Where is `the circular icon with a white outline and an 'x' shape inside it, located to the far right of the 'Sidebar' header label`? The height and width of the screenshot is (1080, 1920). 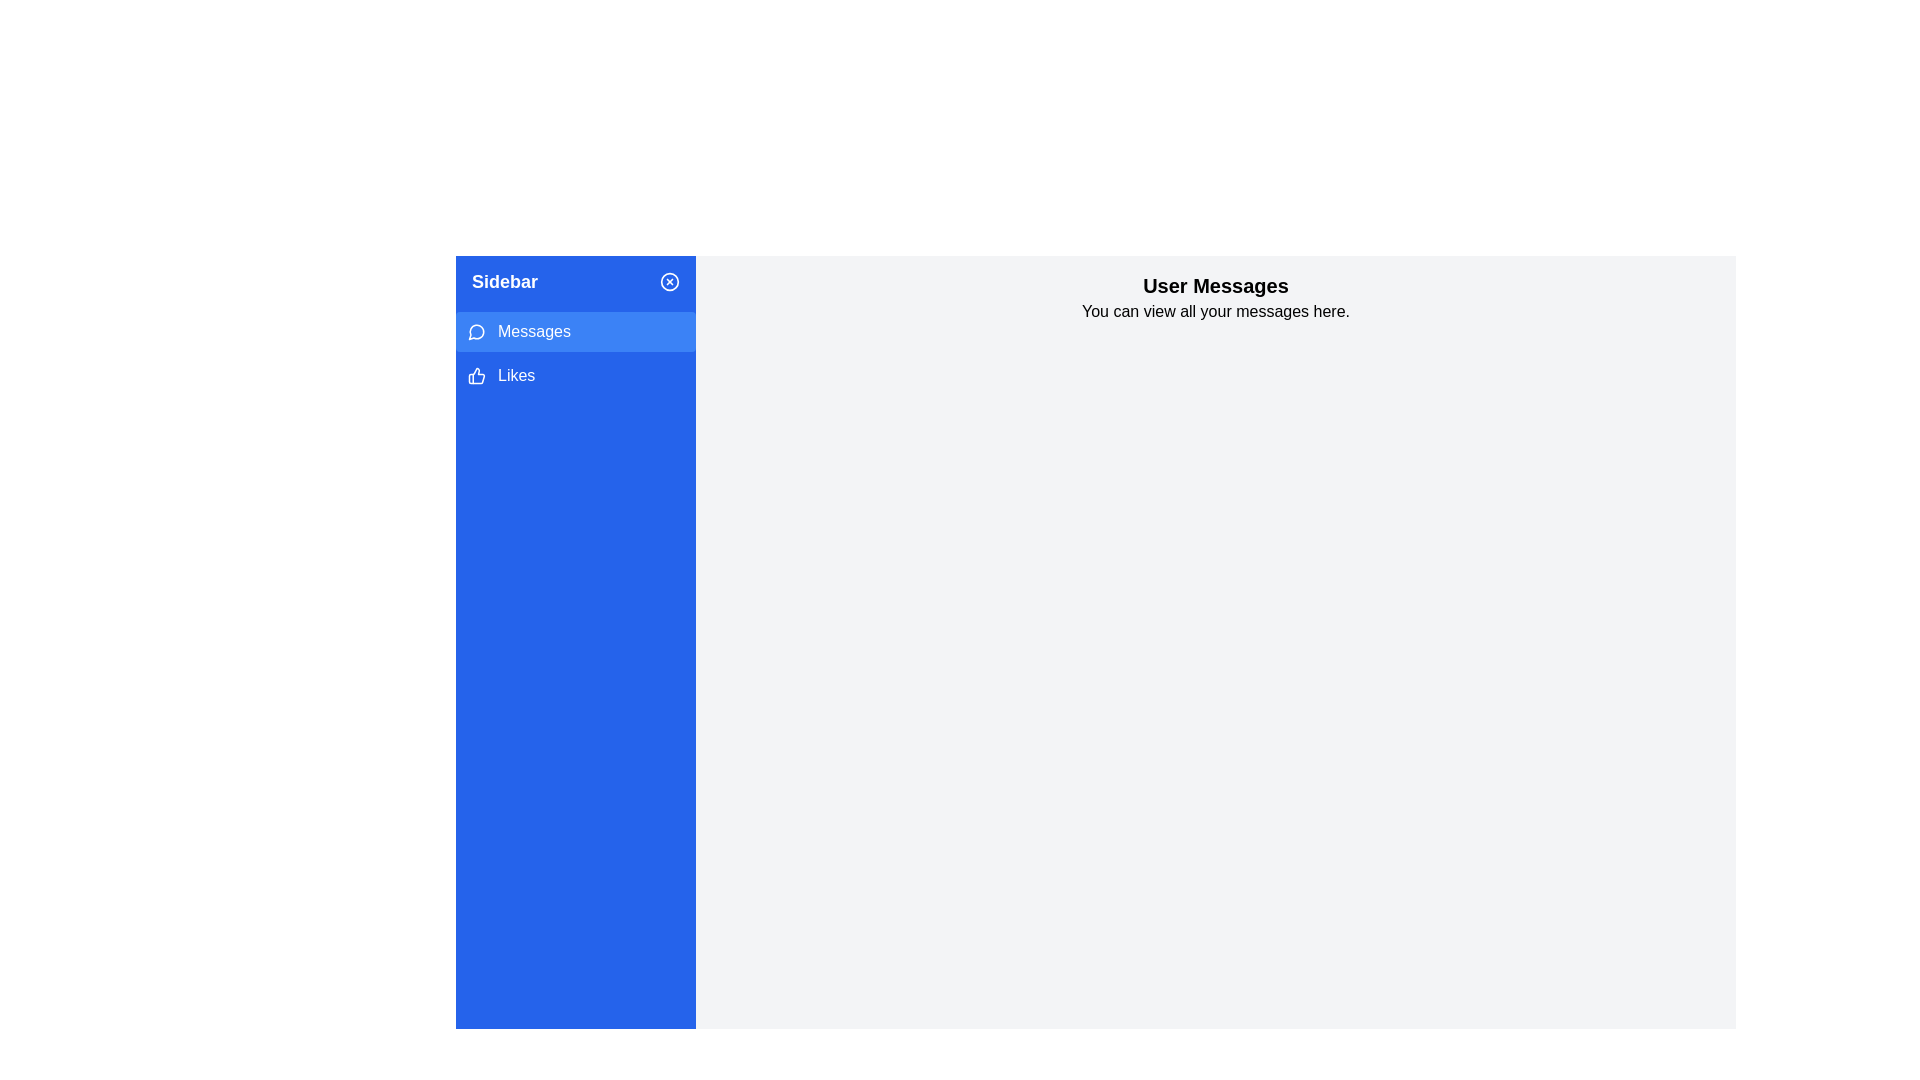
the circular icon with a white outline and an 'x' shape inside it, located to the far right of the 'Sidebar' header label is located at coordinates (670, 281).